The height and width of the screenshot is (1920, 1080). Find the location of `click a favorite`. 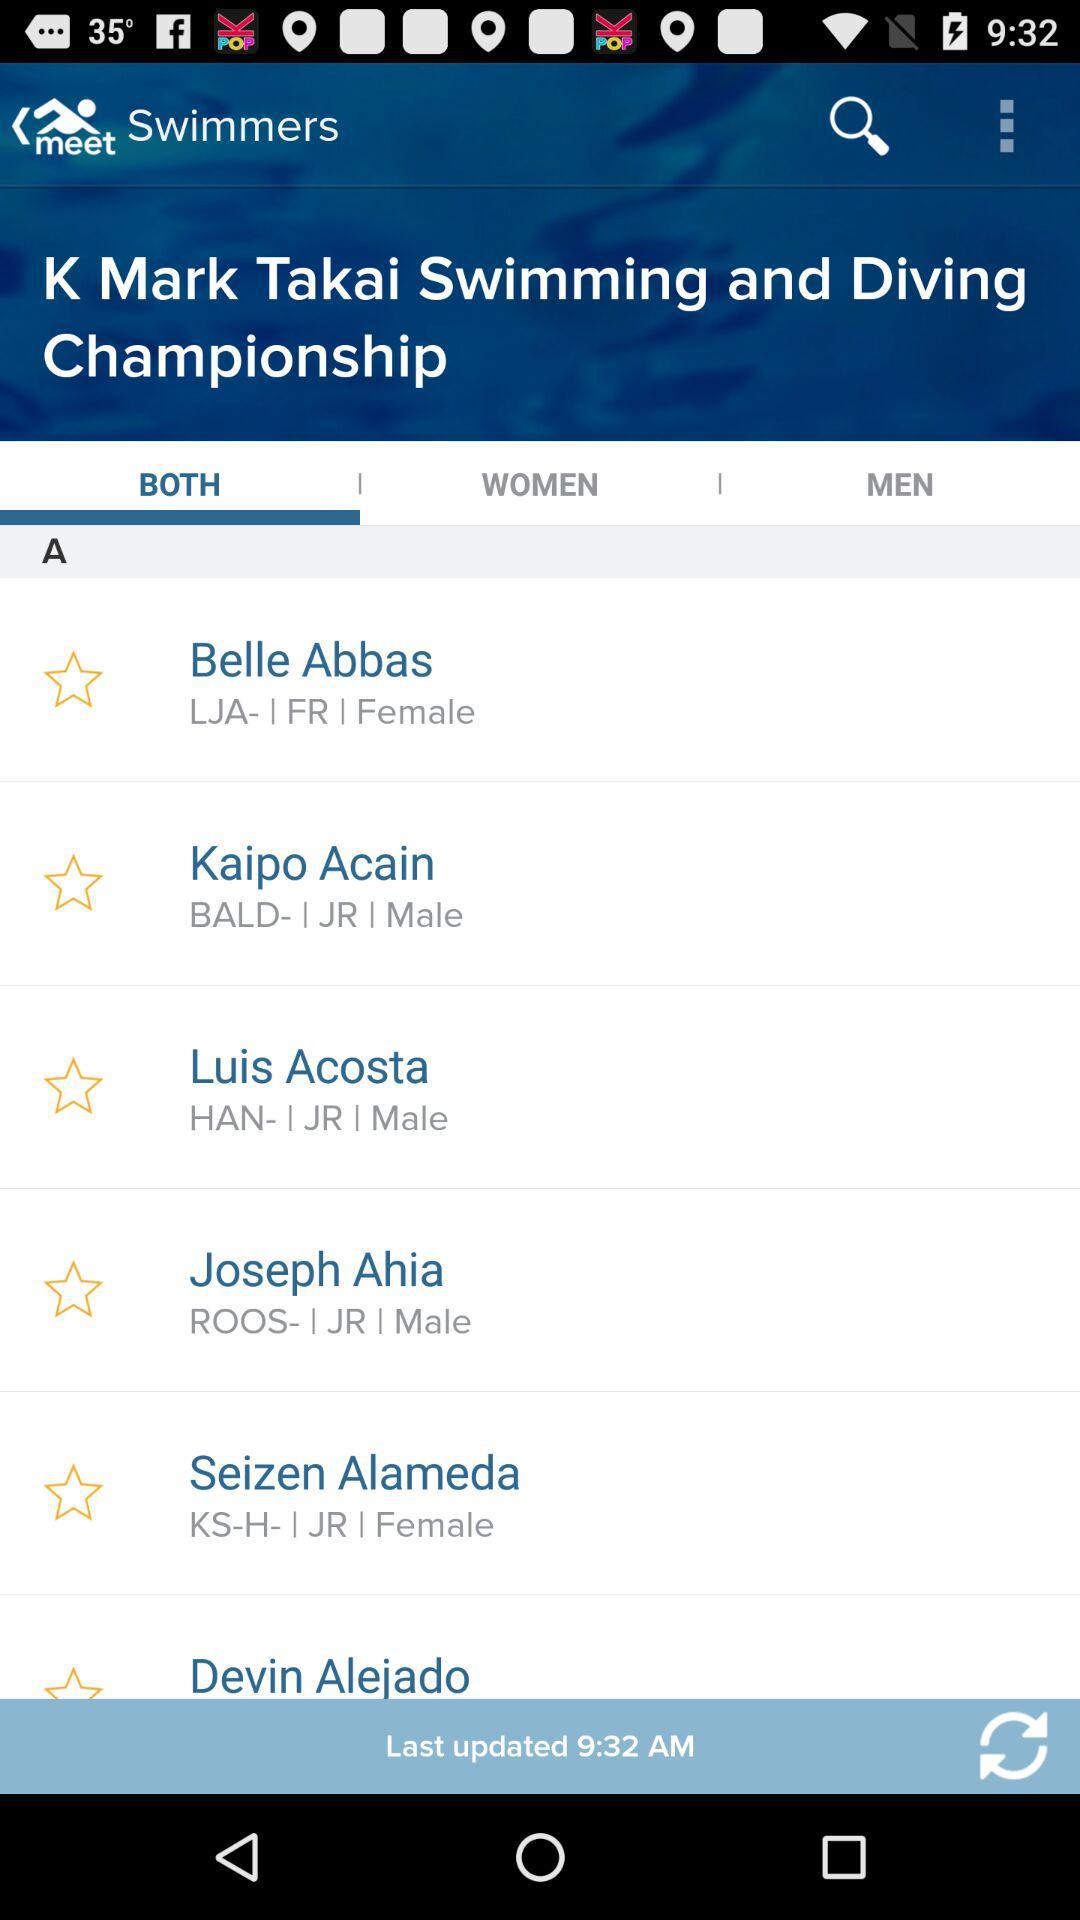

click a favorite is located at coordinates (72, 1085).